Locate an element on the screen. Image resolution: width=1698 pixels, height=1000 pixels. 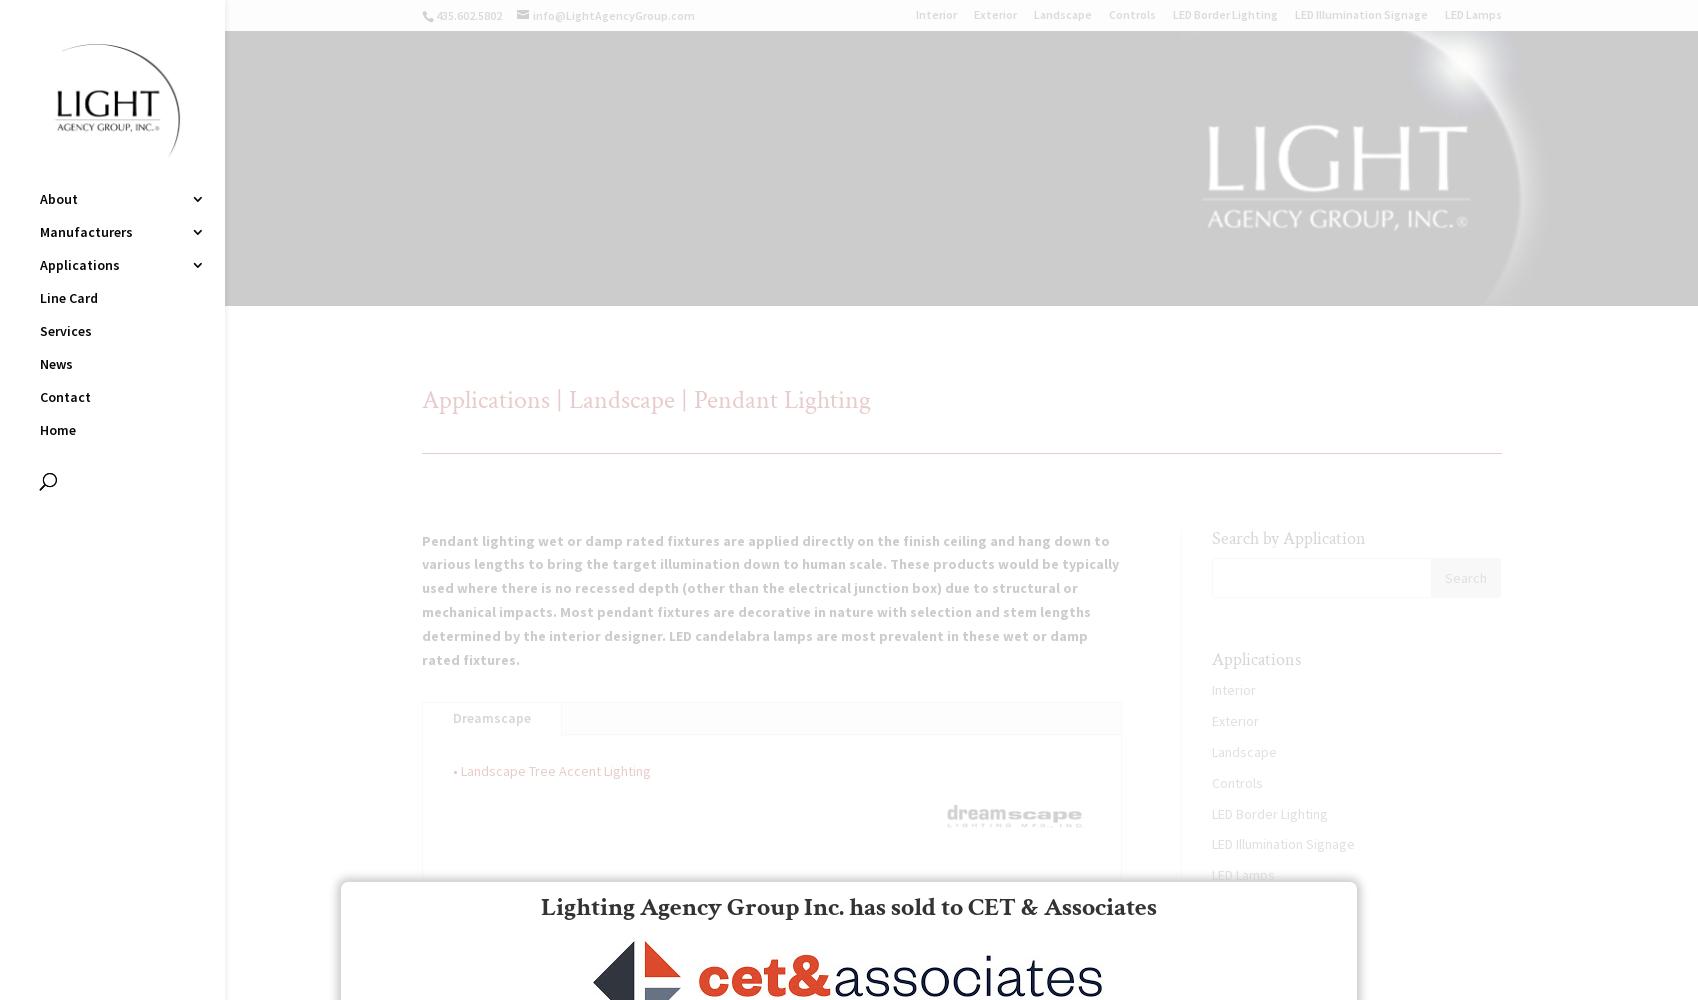
'Applications | Landscape | Pendant Lighting' is located at coordinates (644, 400).